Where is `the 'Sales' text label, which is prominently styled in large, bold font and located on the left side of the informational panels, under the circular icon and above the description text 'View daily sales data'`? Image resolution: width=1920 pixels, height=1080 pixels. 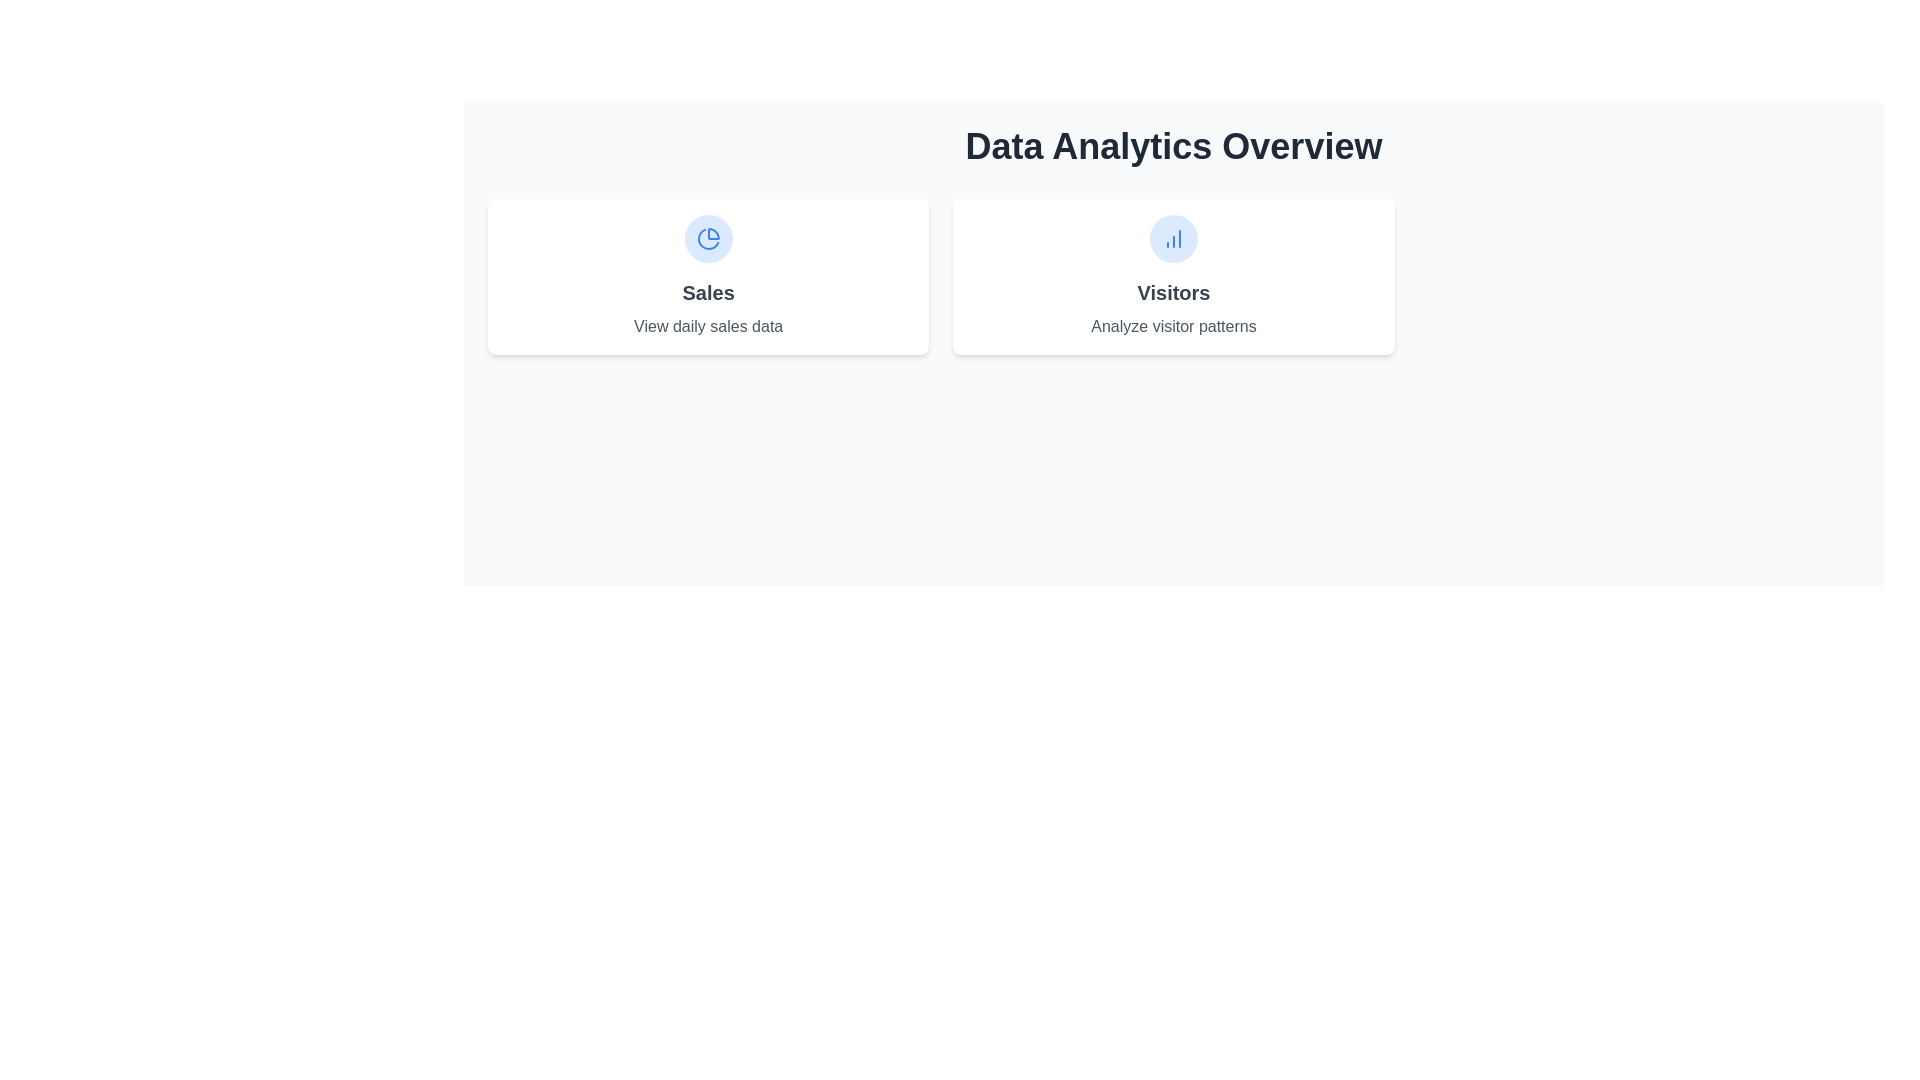
the 'Sales' text label, which is prominently styled in large, bold font and located on the left side of the informational panels, under the circular icon and above the description text 'View daily sales data' is located at coordinates (708, 293).